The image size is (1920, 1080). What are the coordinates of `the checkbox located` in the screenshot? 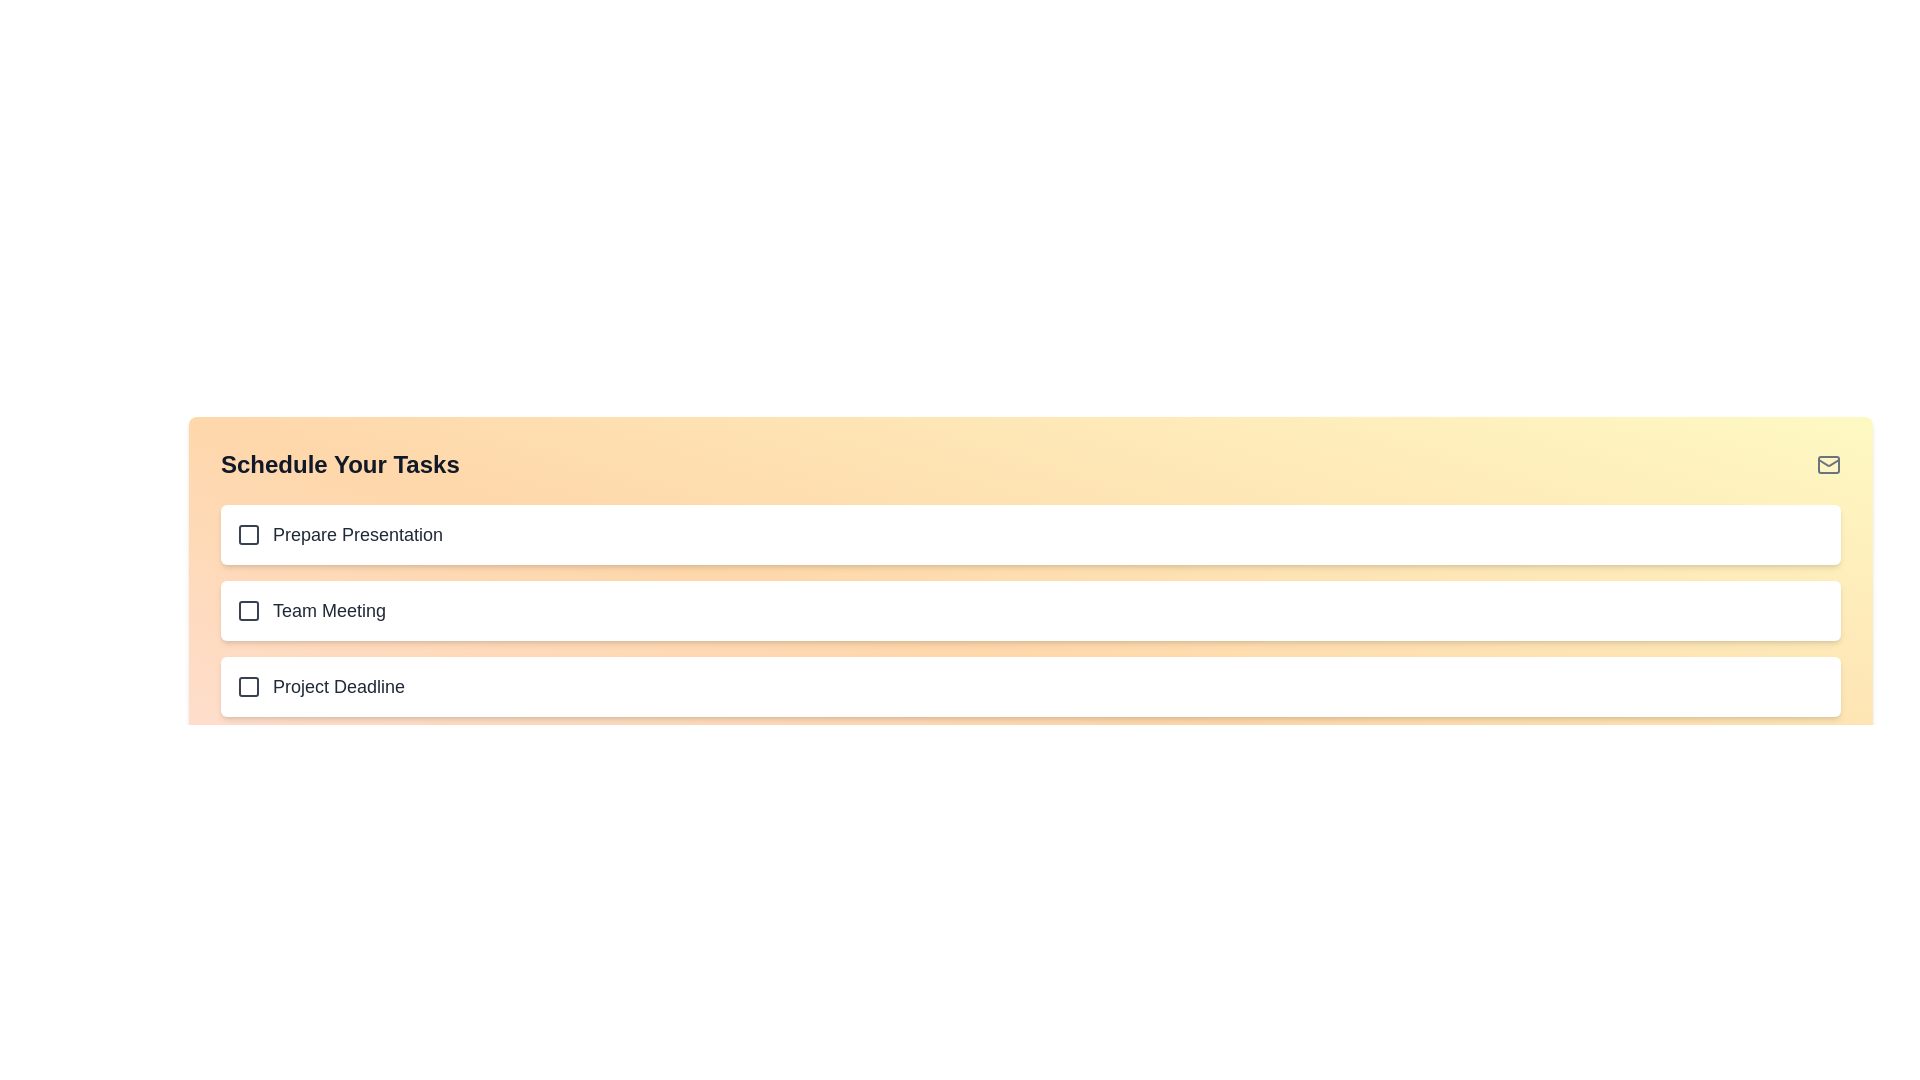 It's located at (248, 609).